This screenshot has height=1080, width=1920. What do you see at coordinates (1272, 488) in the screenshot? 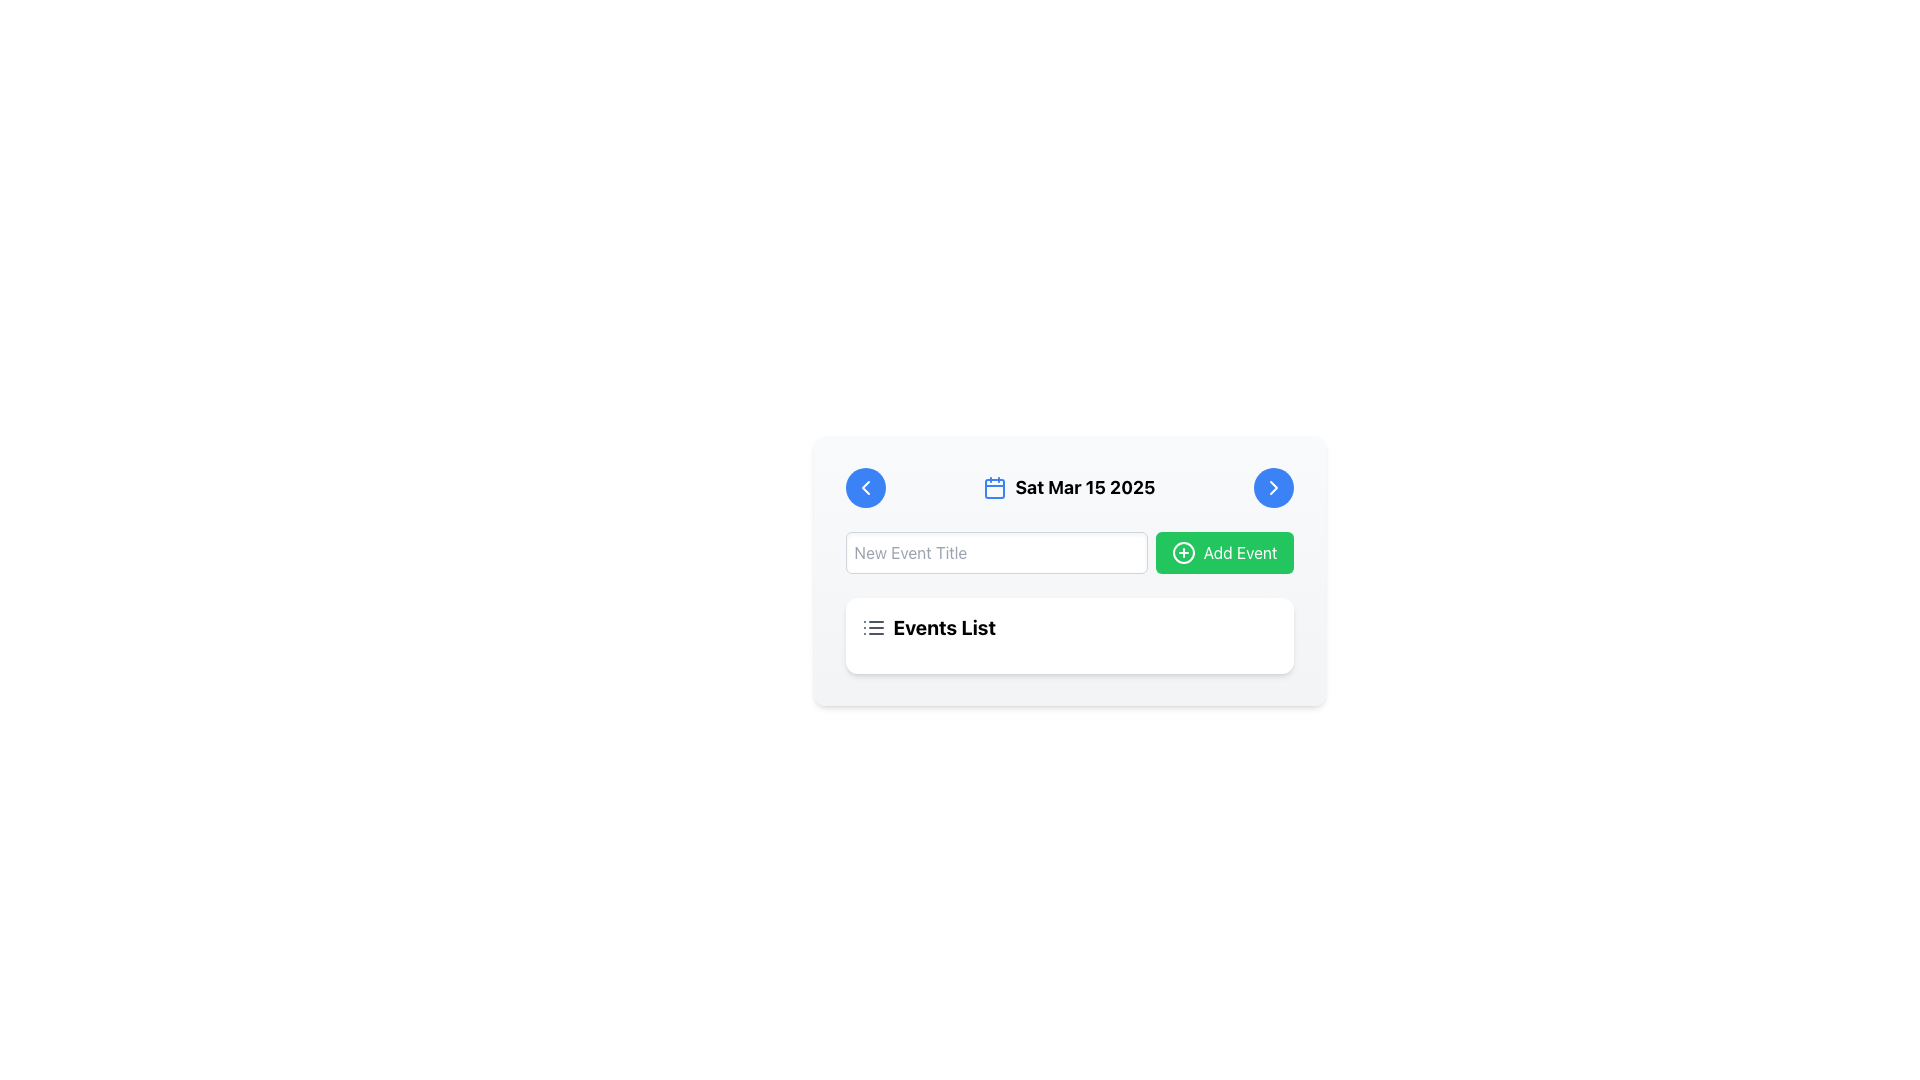
I see `the circular blue button icon located at the top-right of the card-like UI component, which indicates navigation to the next date or event, adjacent to the 'Sat Mar 15 2025' text label` at bounding box center [1272, 488].